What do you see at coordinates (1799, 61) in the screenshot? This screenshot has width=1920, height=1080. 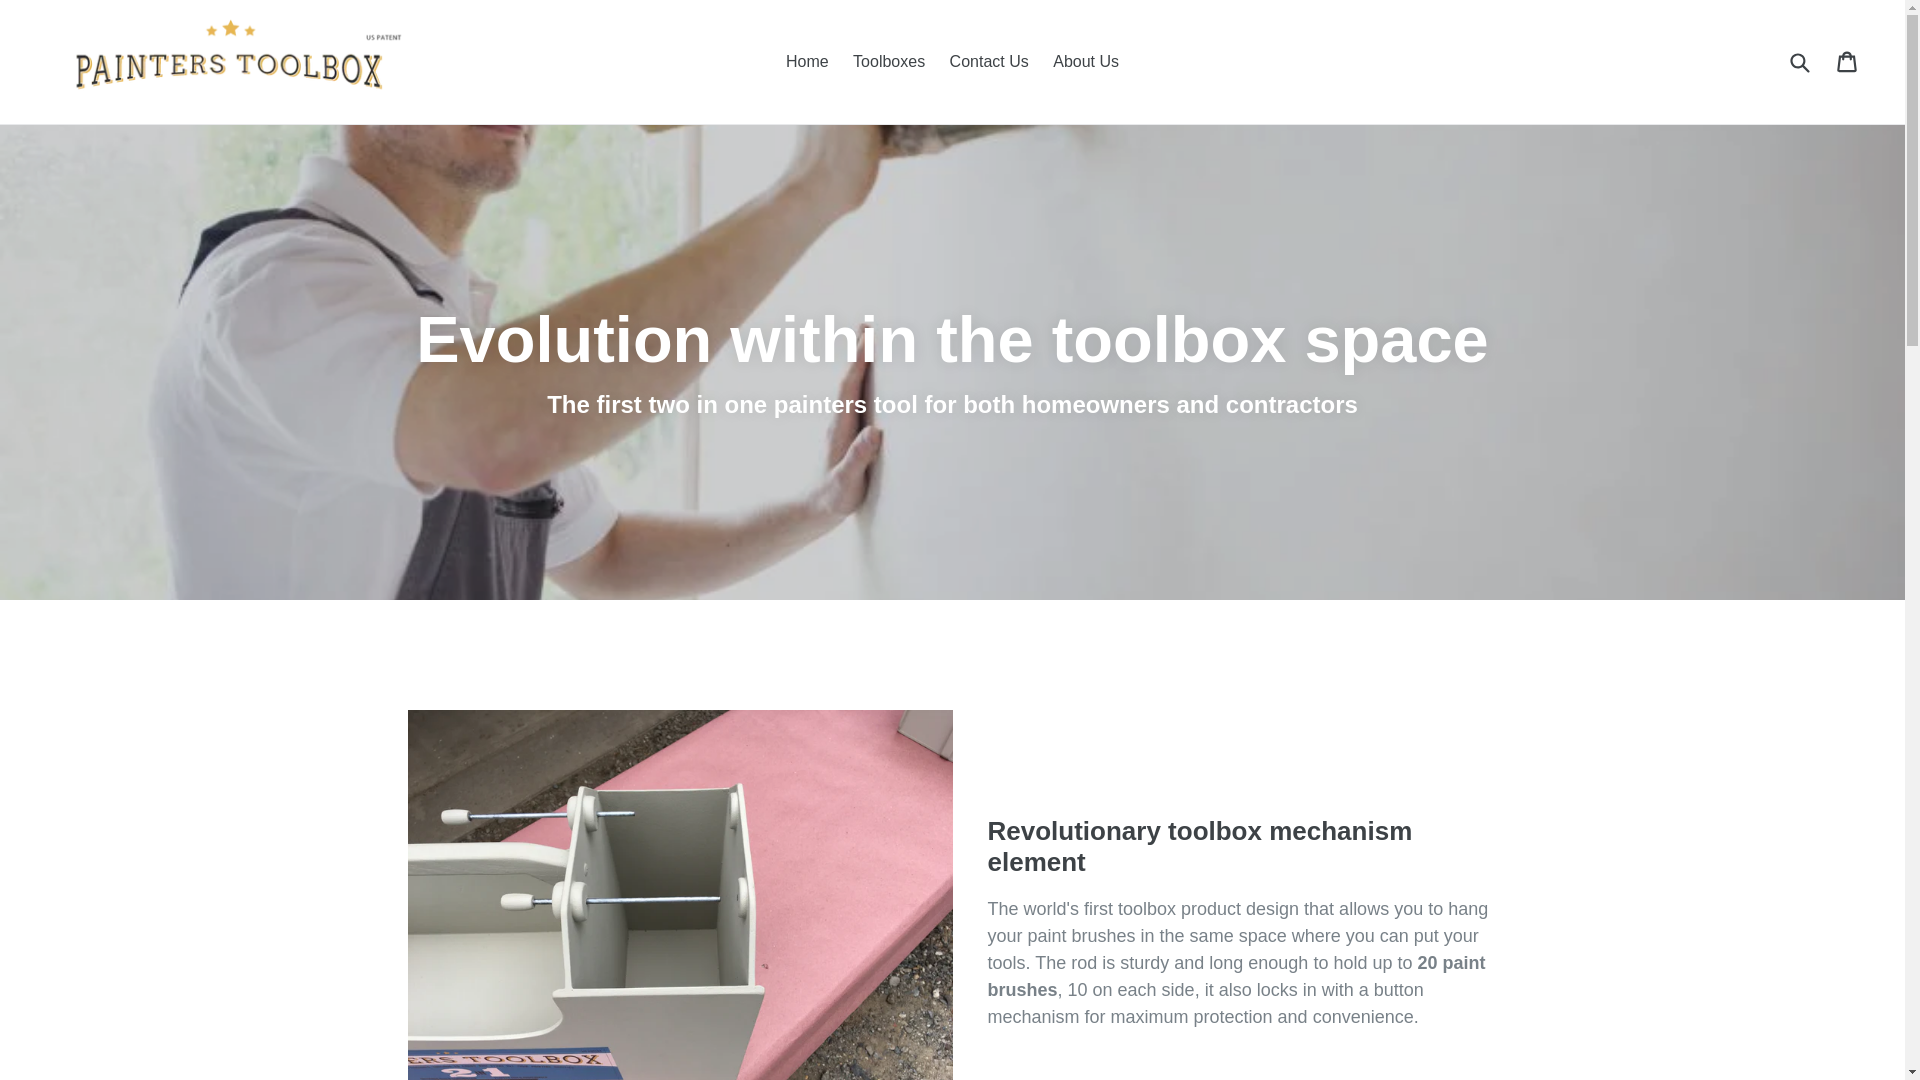 I see `'Submit'` at bounding box center [1799, 61].